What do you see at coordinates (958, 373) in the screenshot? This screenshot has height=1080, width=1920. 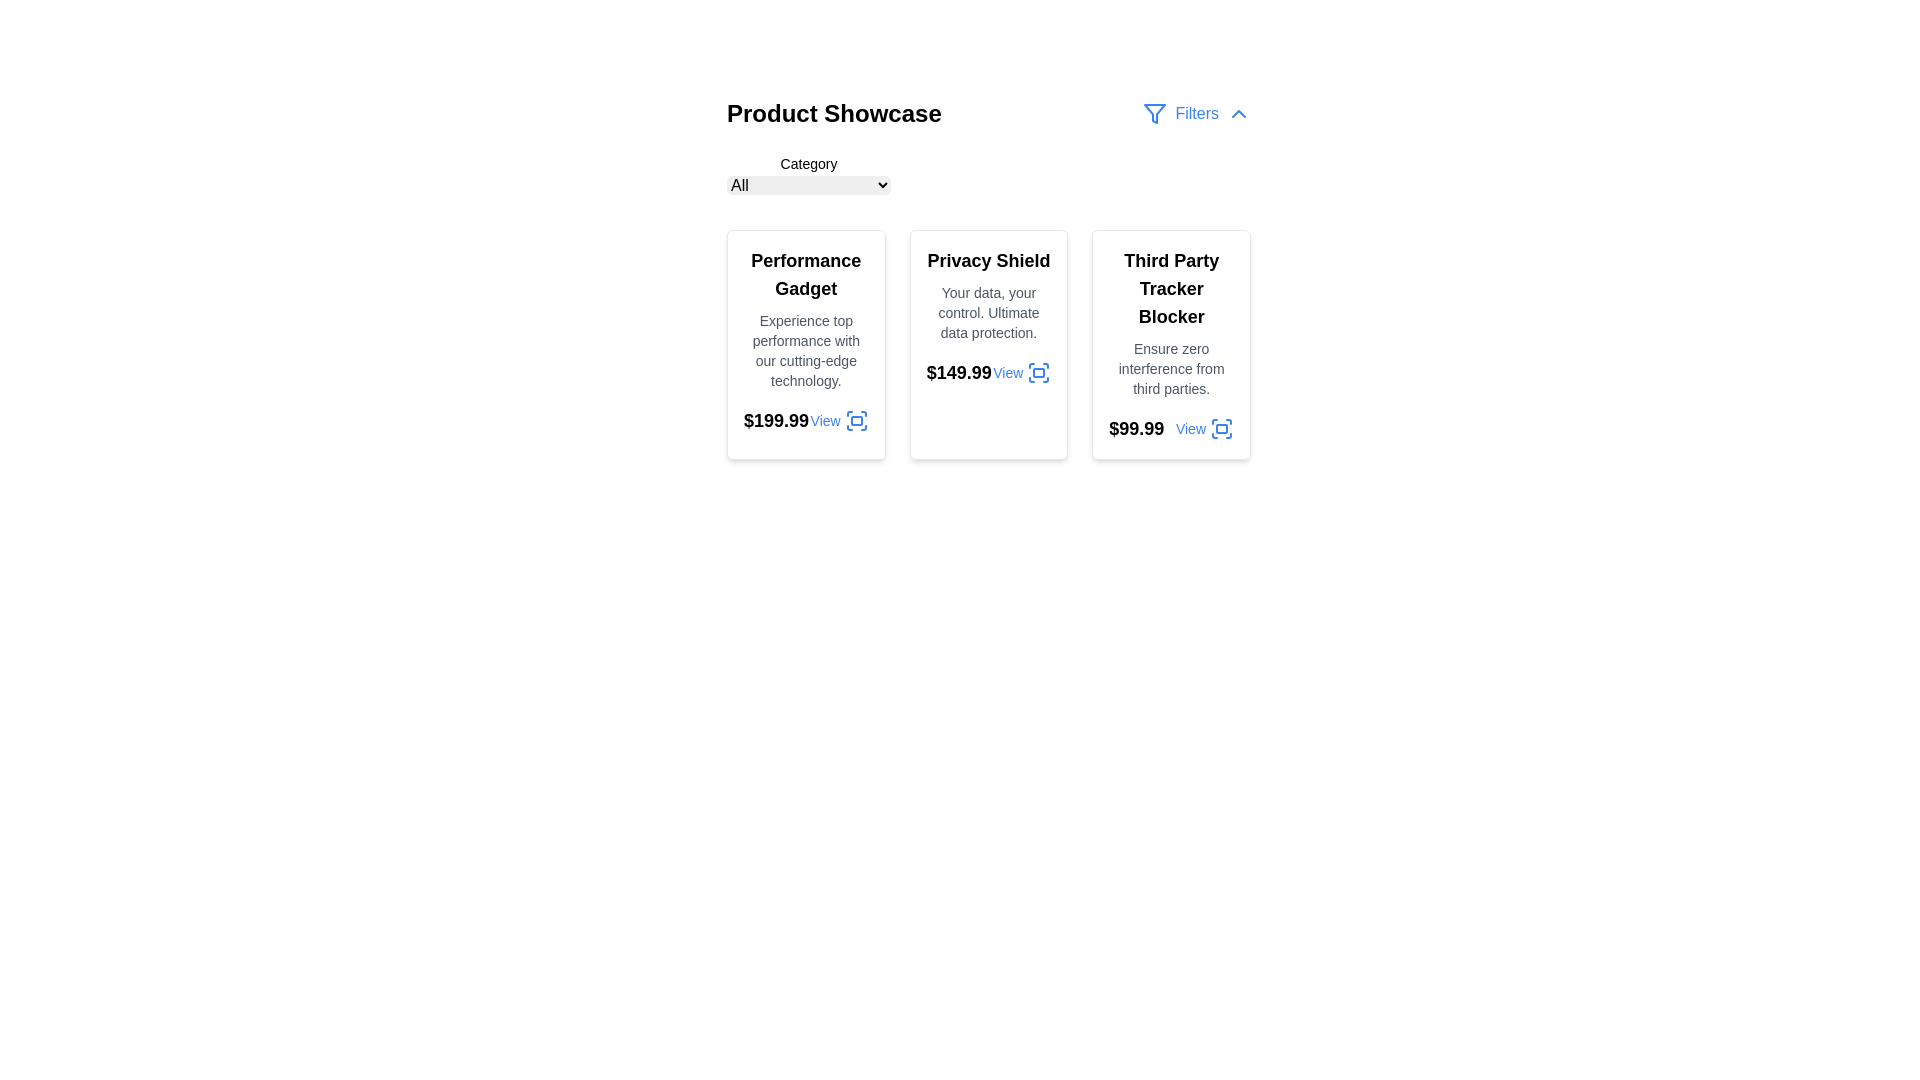 I see `value of the price displayed in the Text label for the 'Privacy Shield' product, located in the middle card of a three-column product grid layout` at bounding box center [958, 373].